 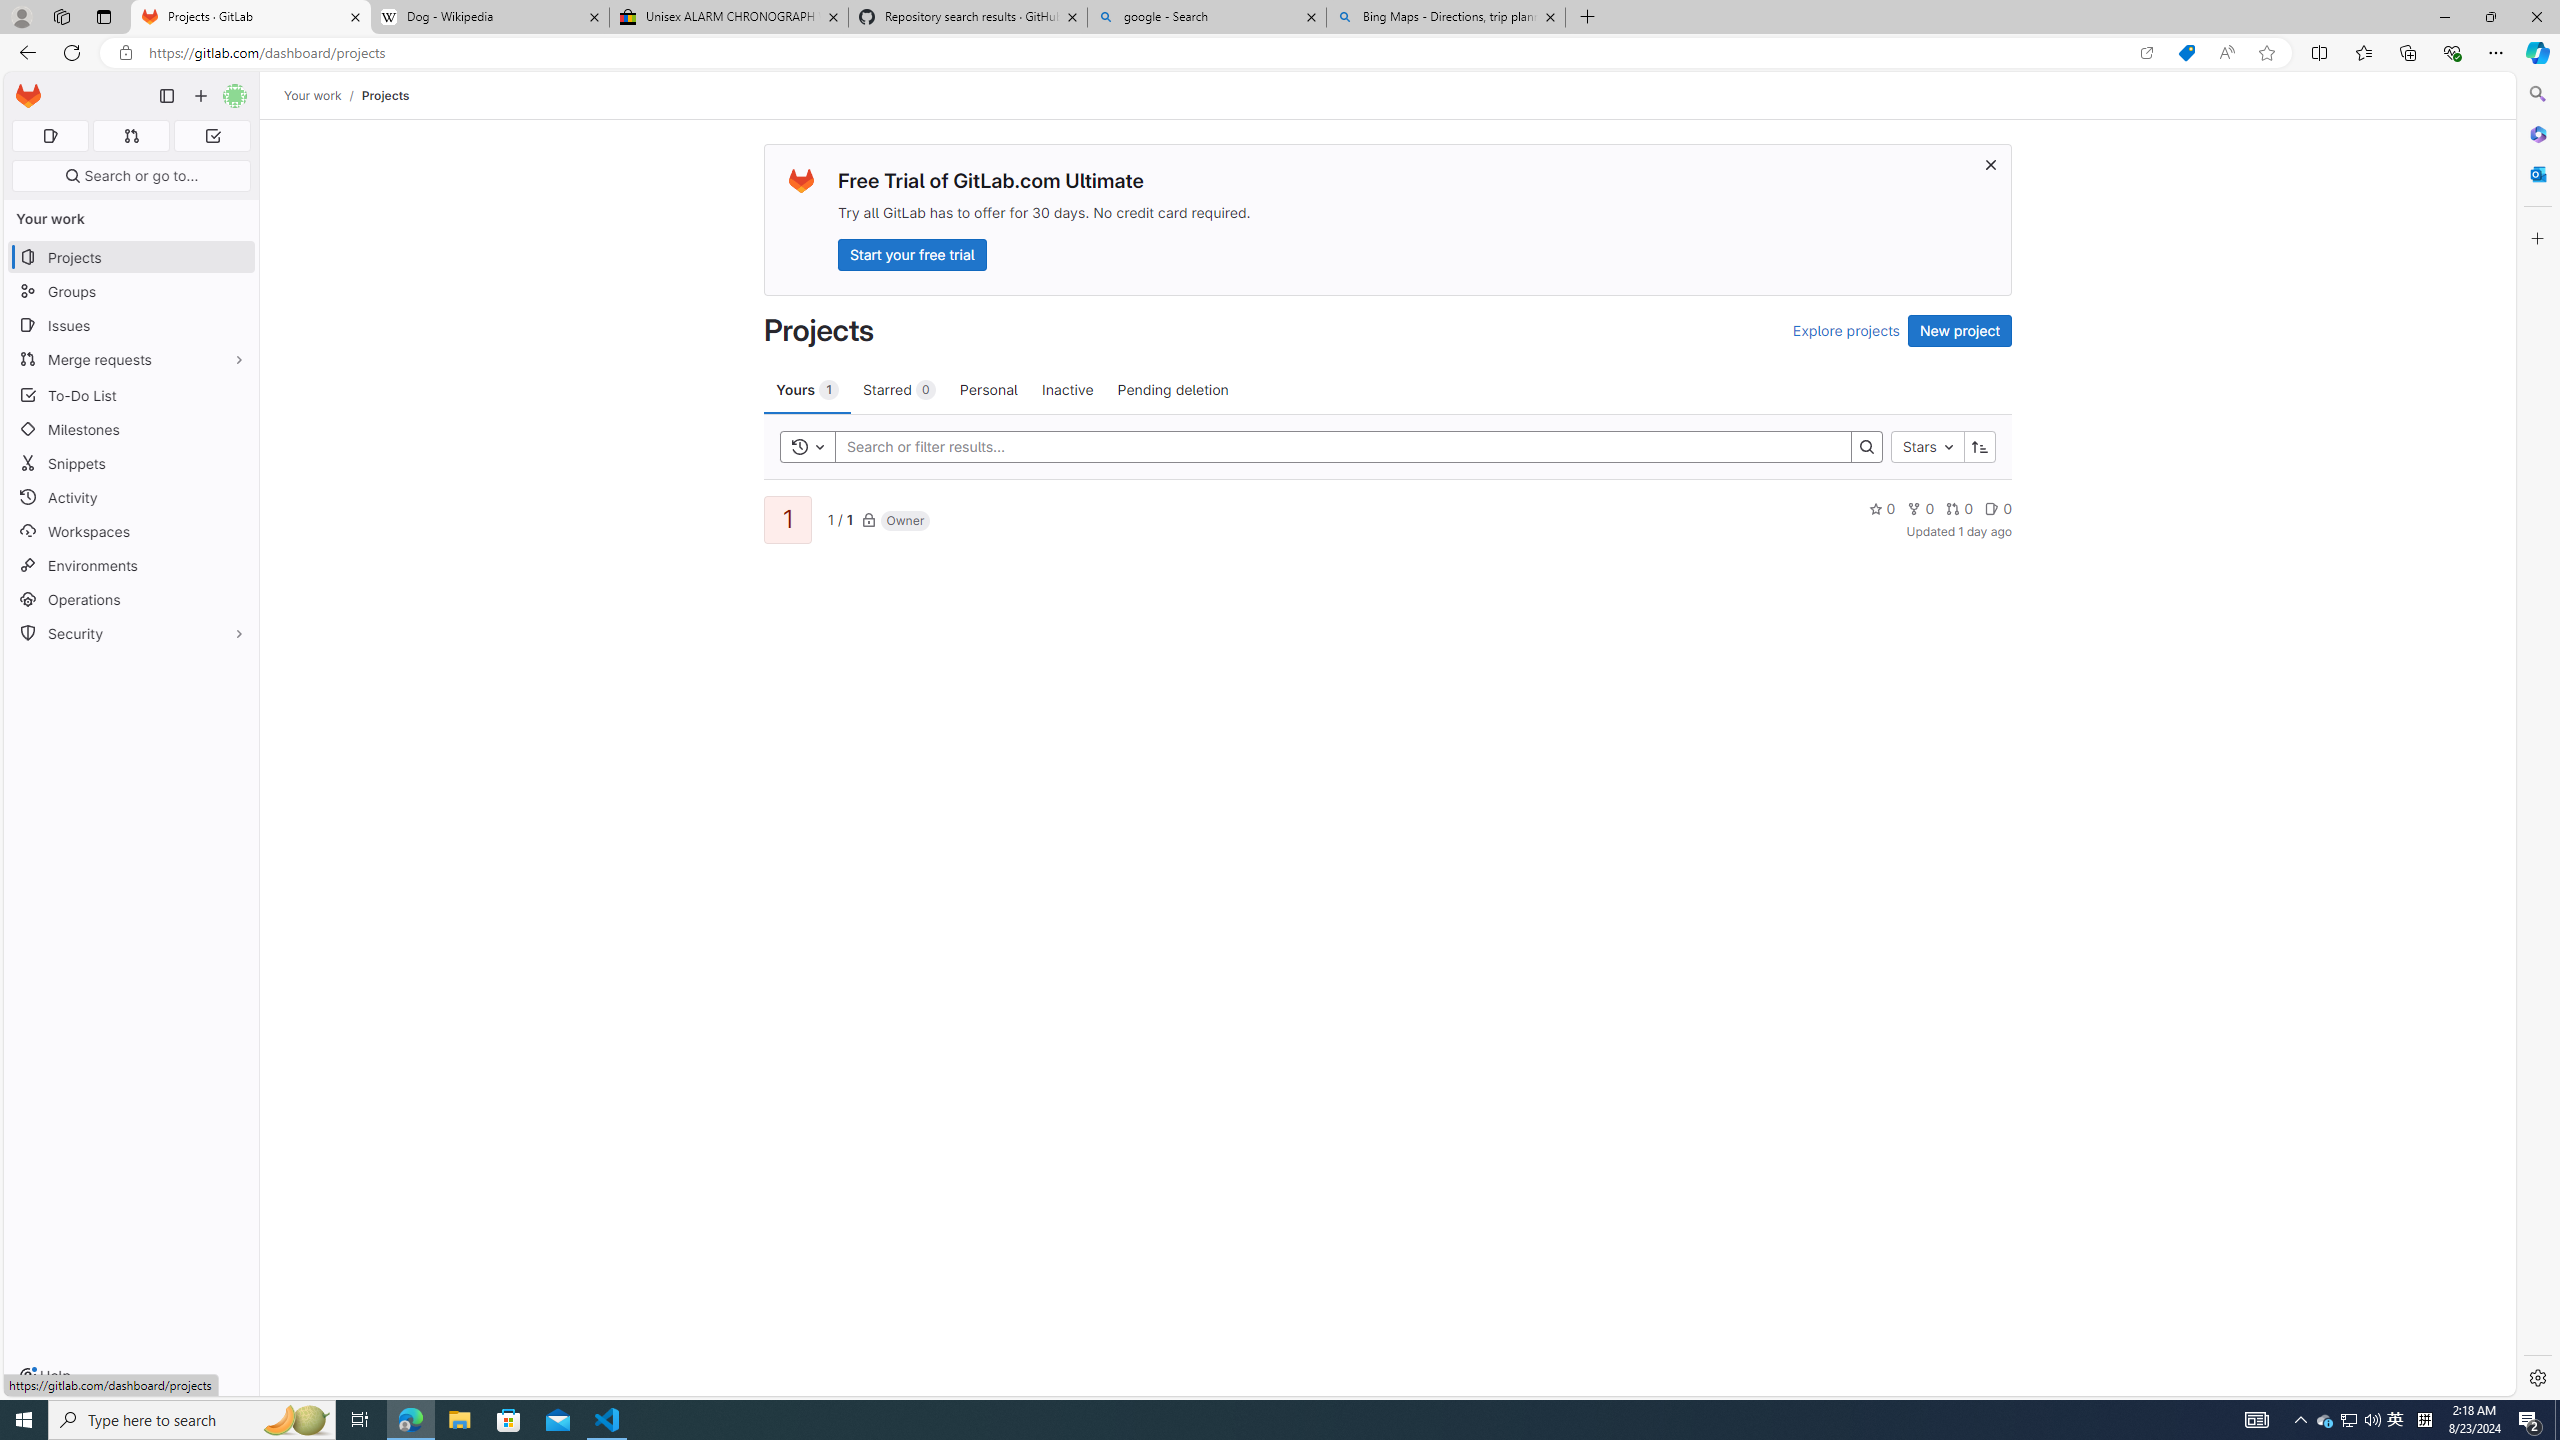 What do you see at coordinates (130, 631) in the screenshot?
I see `'Security'` at bounding box center [130, 631].